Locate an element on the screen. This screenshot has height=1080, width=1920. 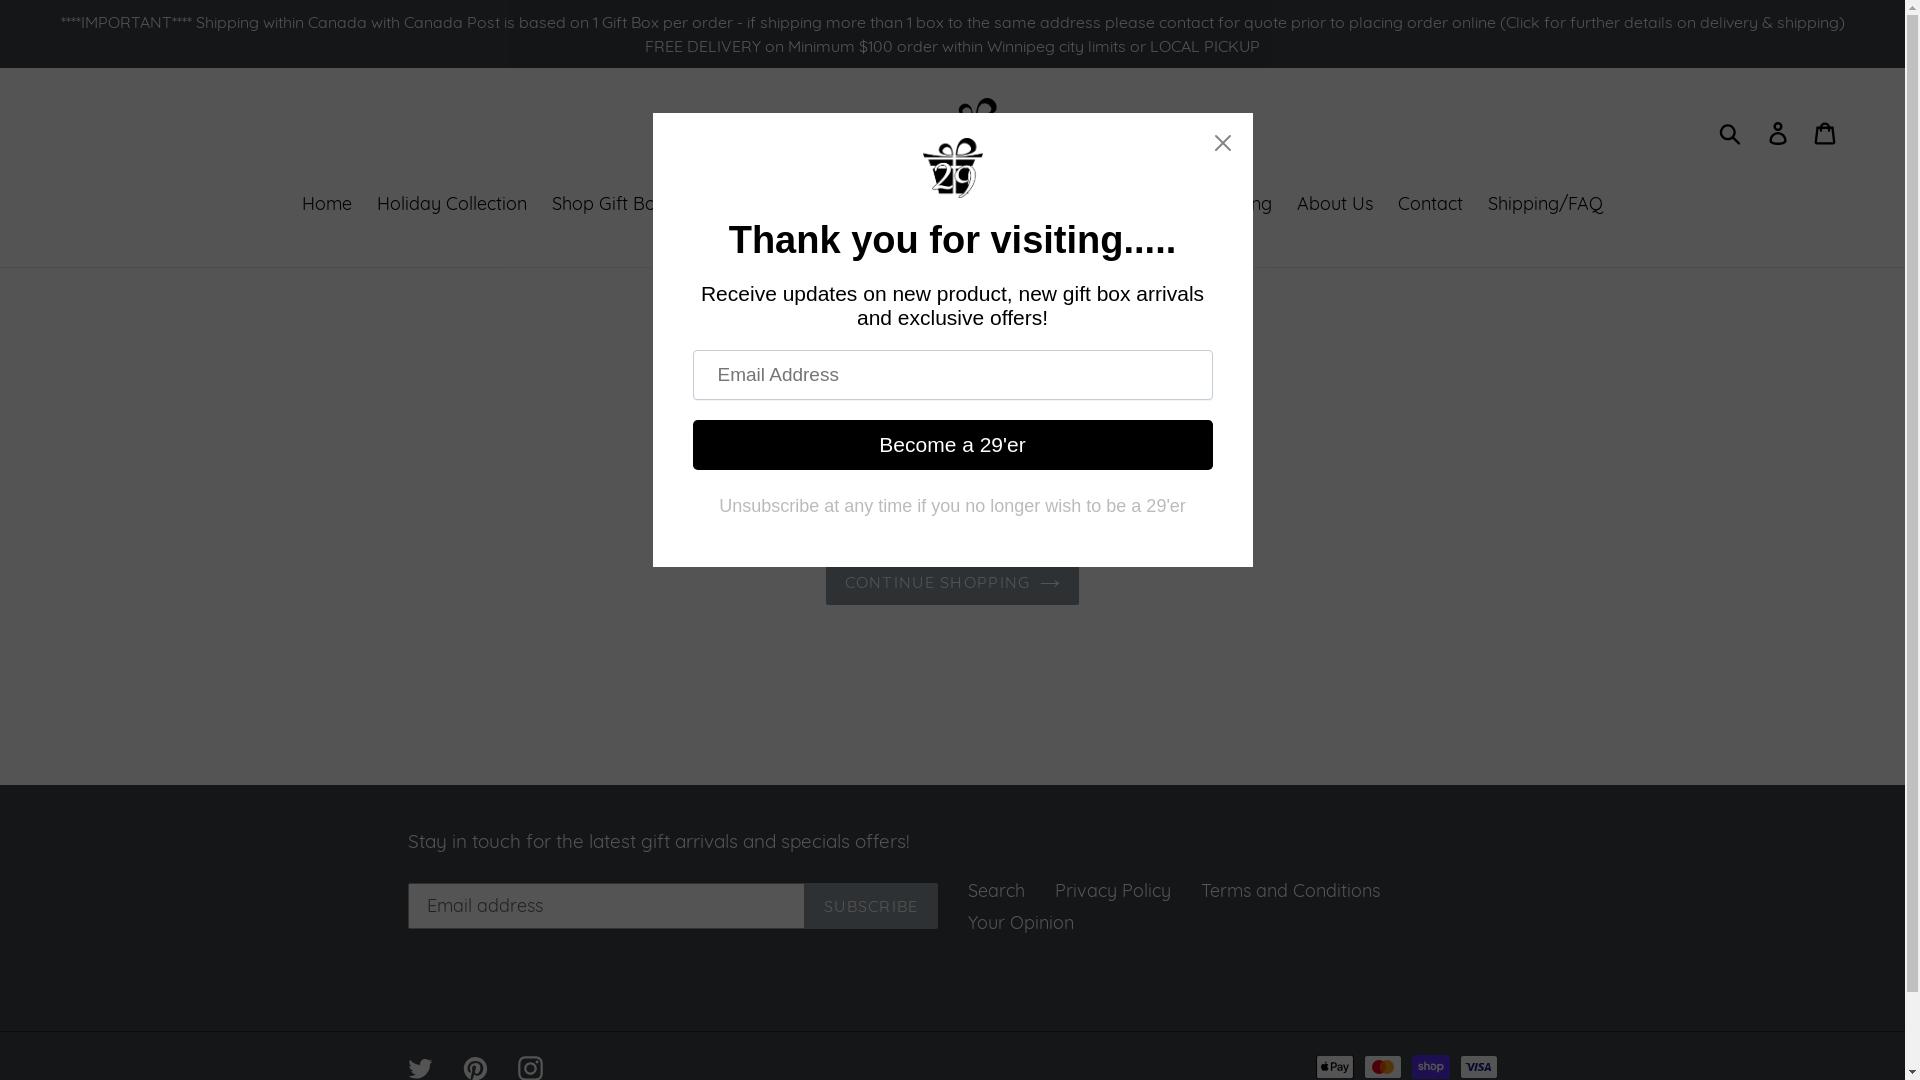
'Submit' is located at coordinates (1730, 131).